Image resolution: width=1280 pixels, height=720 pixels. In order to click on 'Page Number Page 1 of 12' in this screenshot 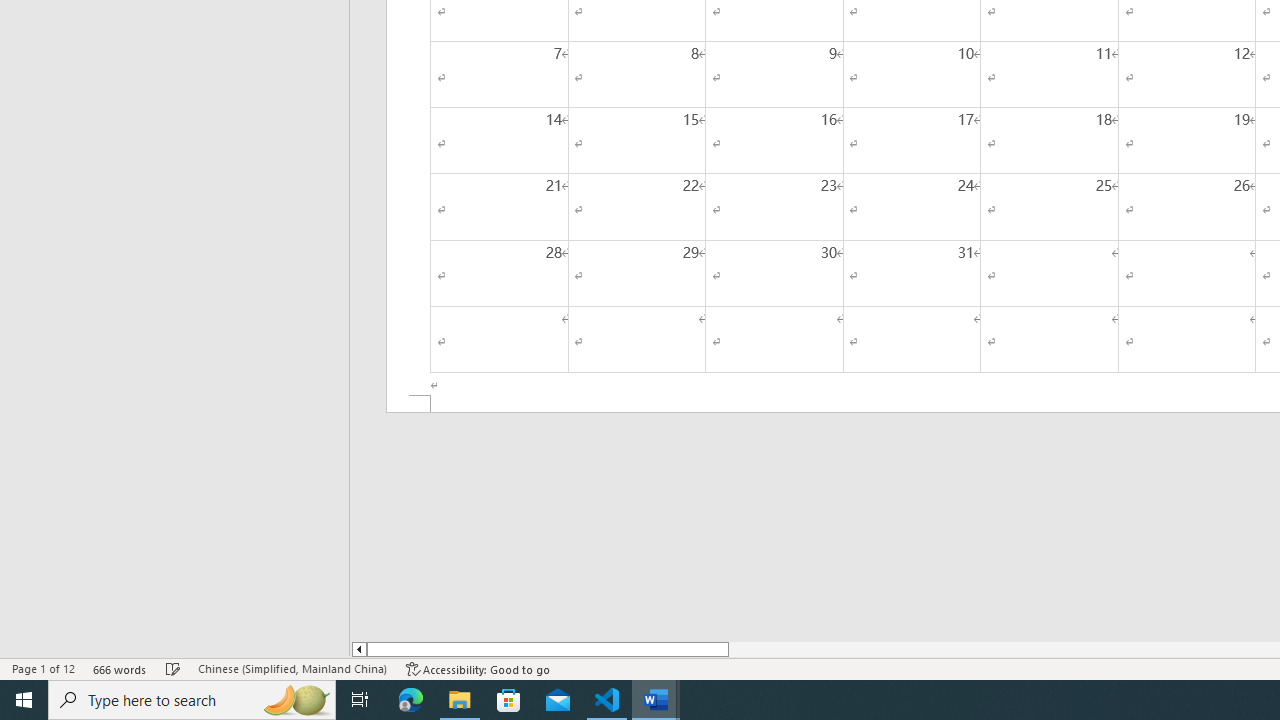, I will do `click(43, 669)`.